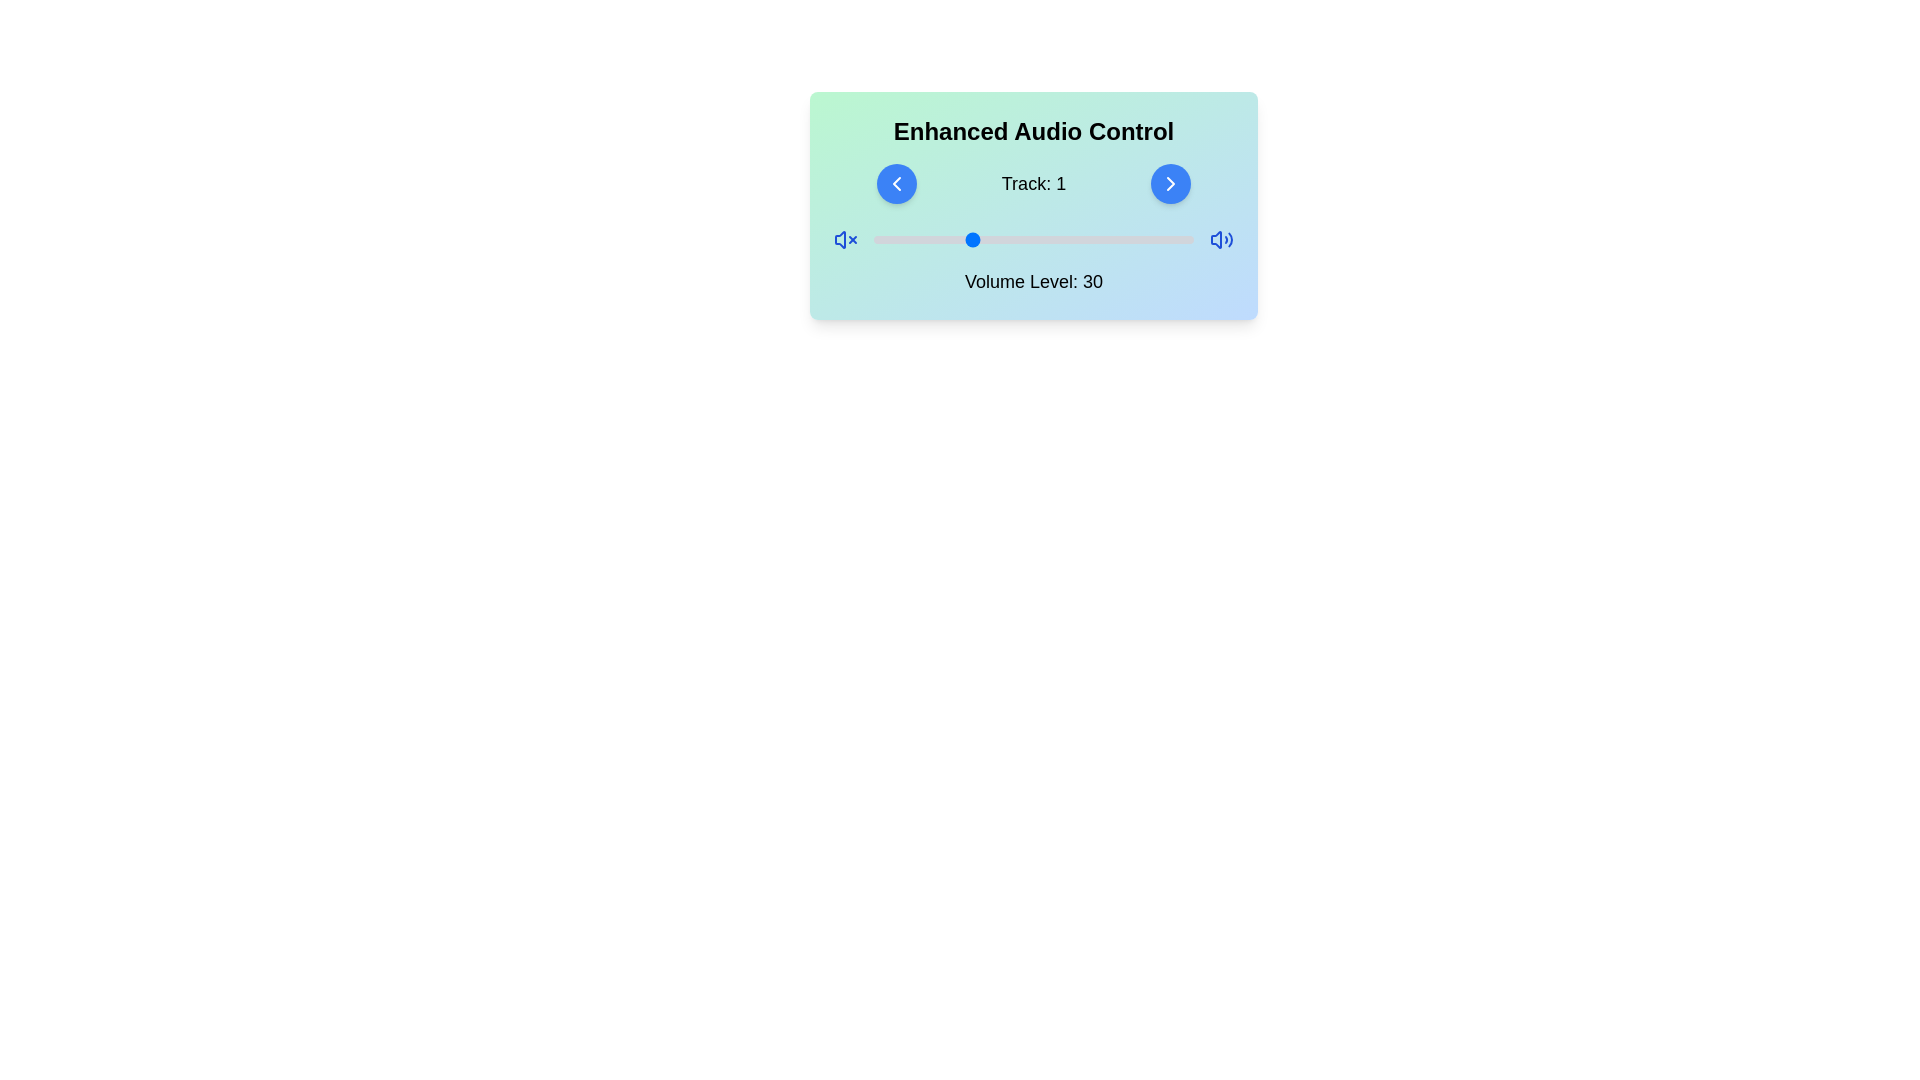 The width and height of the screenshot is (1920, 1080). What do you see at coordinates (933, 238) in the screenshot?
I see `the volume slider to set the volume to 19%` at bounding box center [933, 238].